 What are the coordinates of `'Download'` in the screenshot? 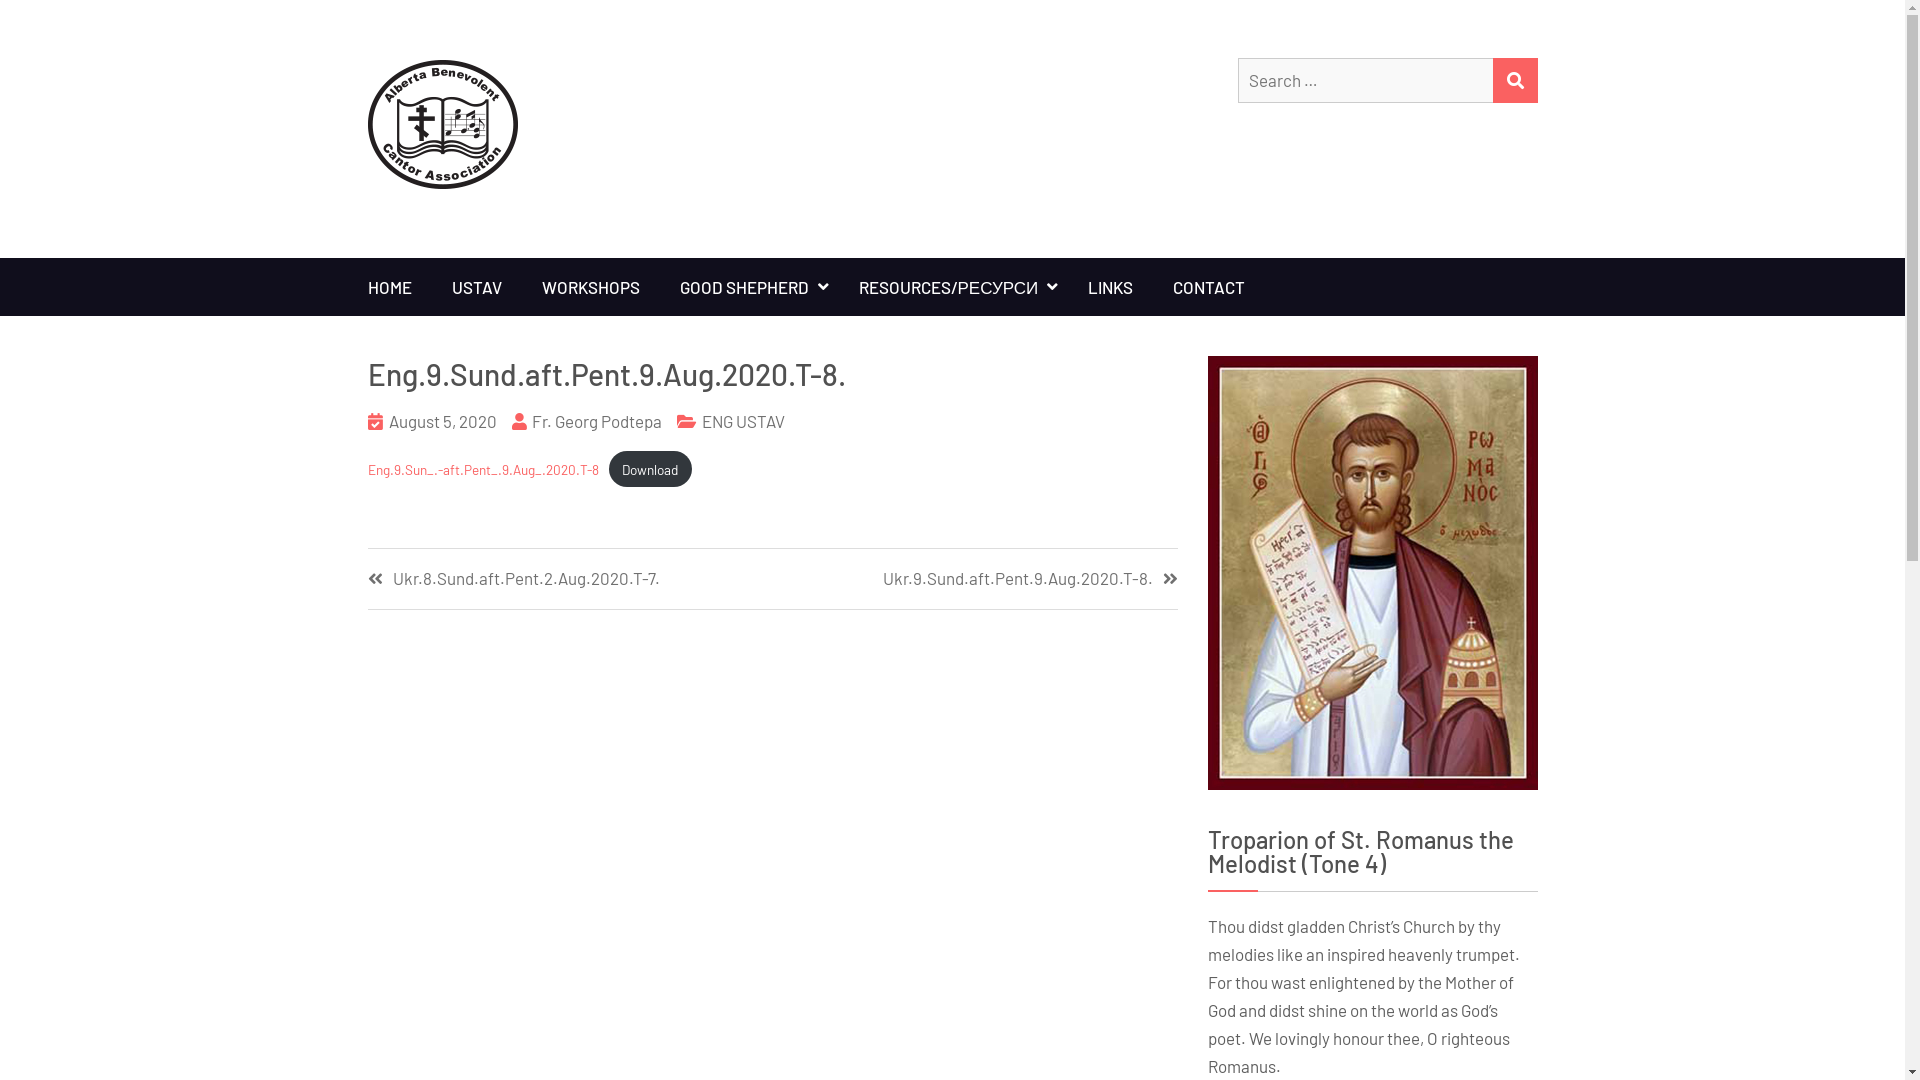 It's located at (650, 469).